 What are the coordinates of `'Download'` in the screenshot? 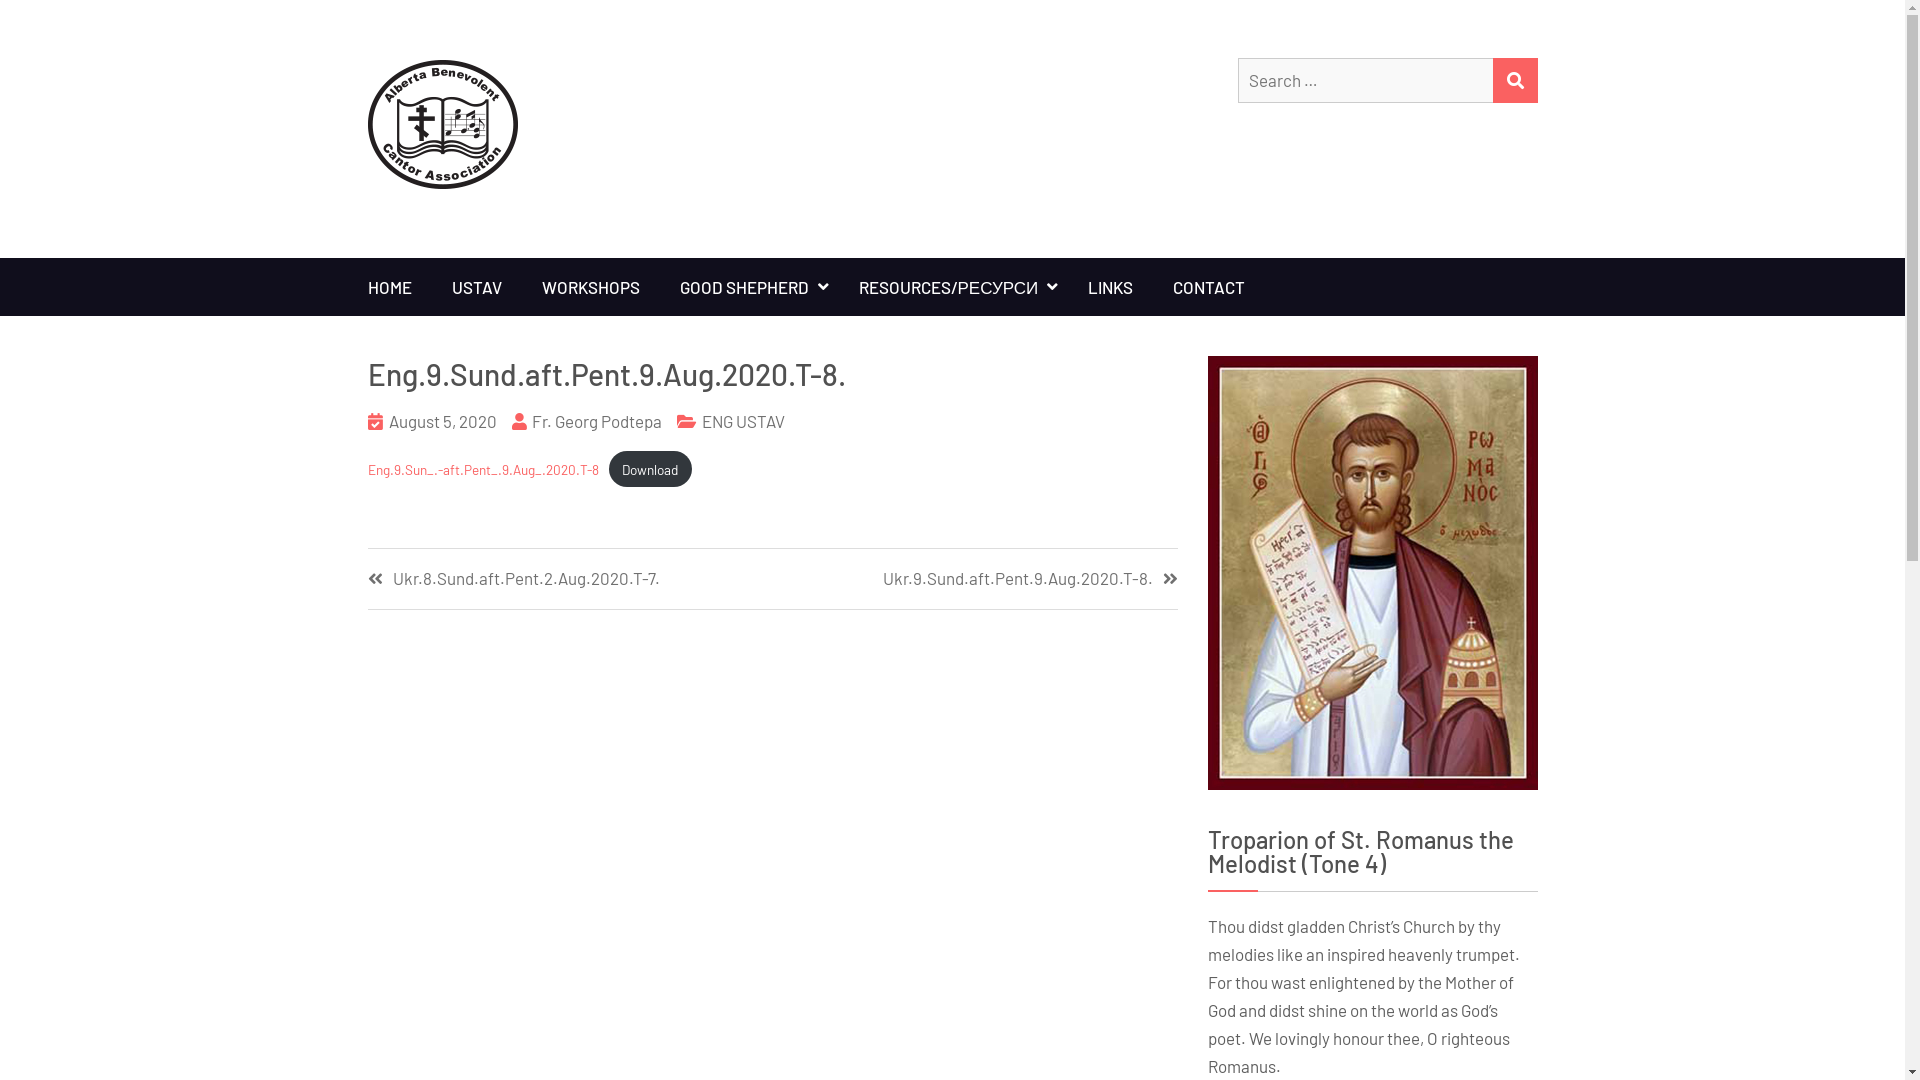 It's located at (650, 469).